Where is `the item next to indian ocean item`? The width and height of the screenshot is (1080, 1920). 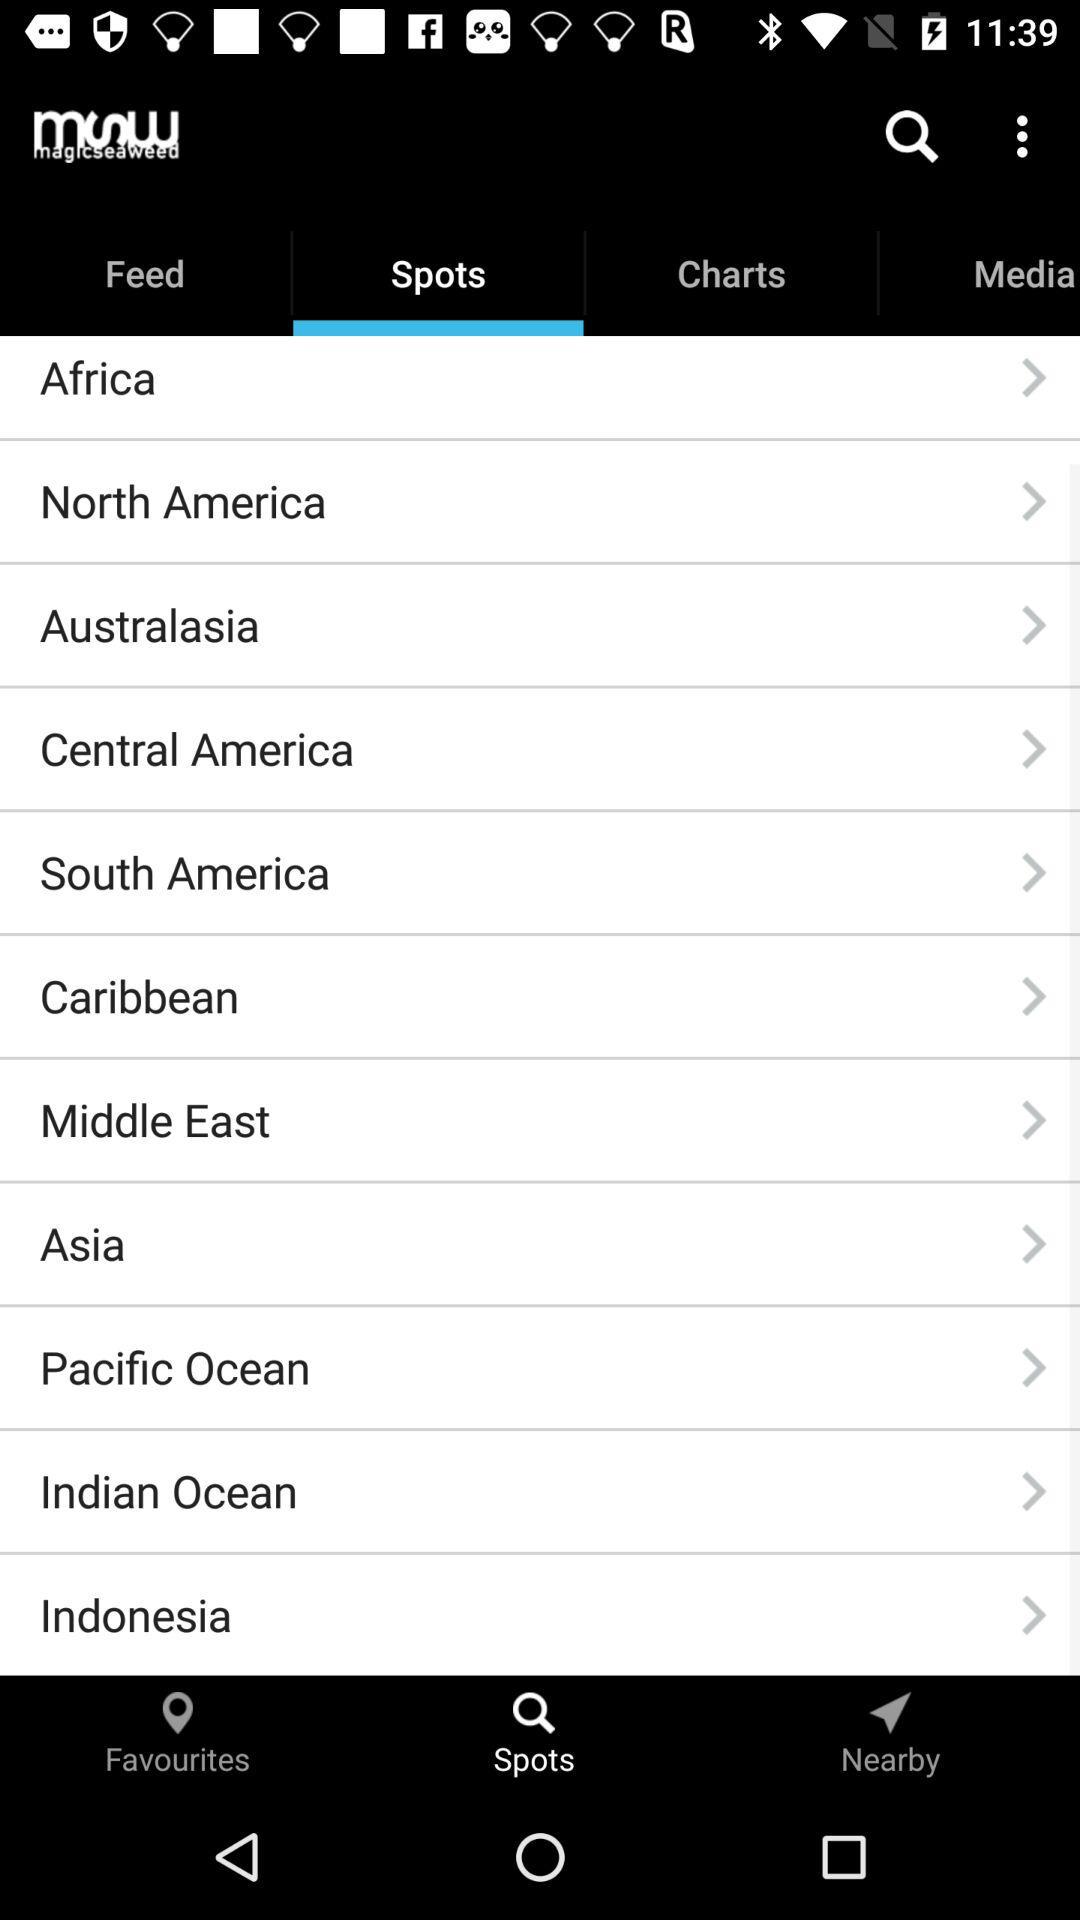 the item next to indian ocean item is located at coordinates (1033, 1491).